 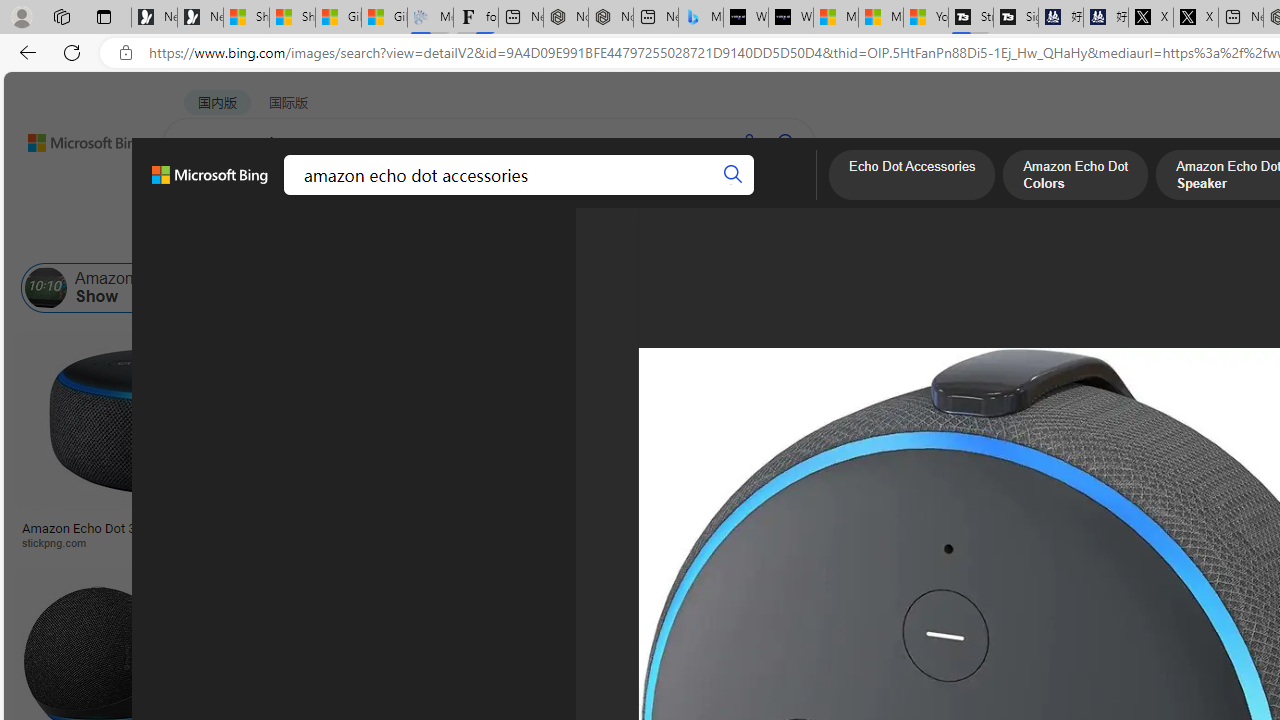 What do you see at coordinates (747, 141) in the screenshot?
I see `'Search using voice'` at bounding box center [747, 141].